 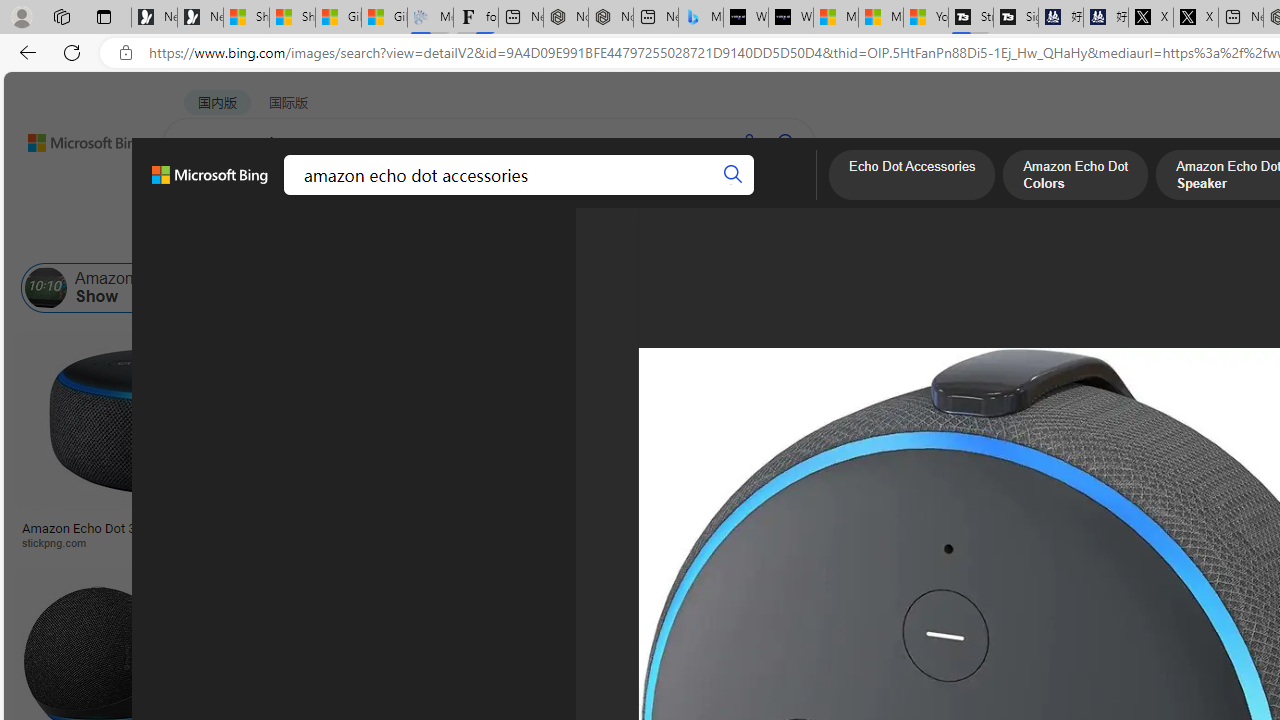 What do you see at coordinates (747, 141) in the screenshot?
I see `'Search using voice'` at bounding box center [747, 141].